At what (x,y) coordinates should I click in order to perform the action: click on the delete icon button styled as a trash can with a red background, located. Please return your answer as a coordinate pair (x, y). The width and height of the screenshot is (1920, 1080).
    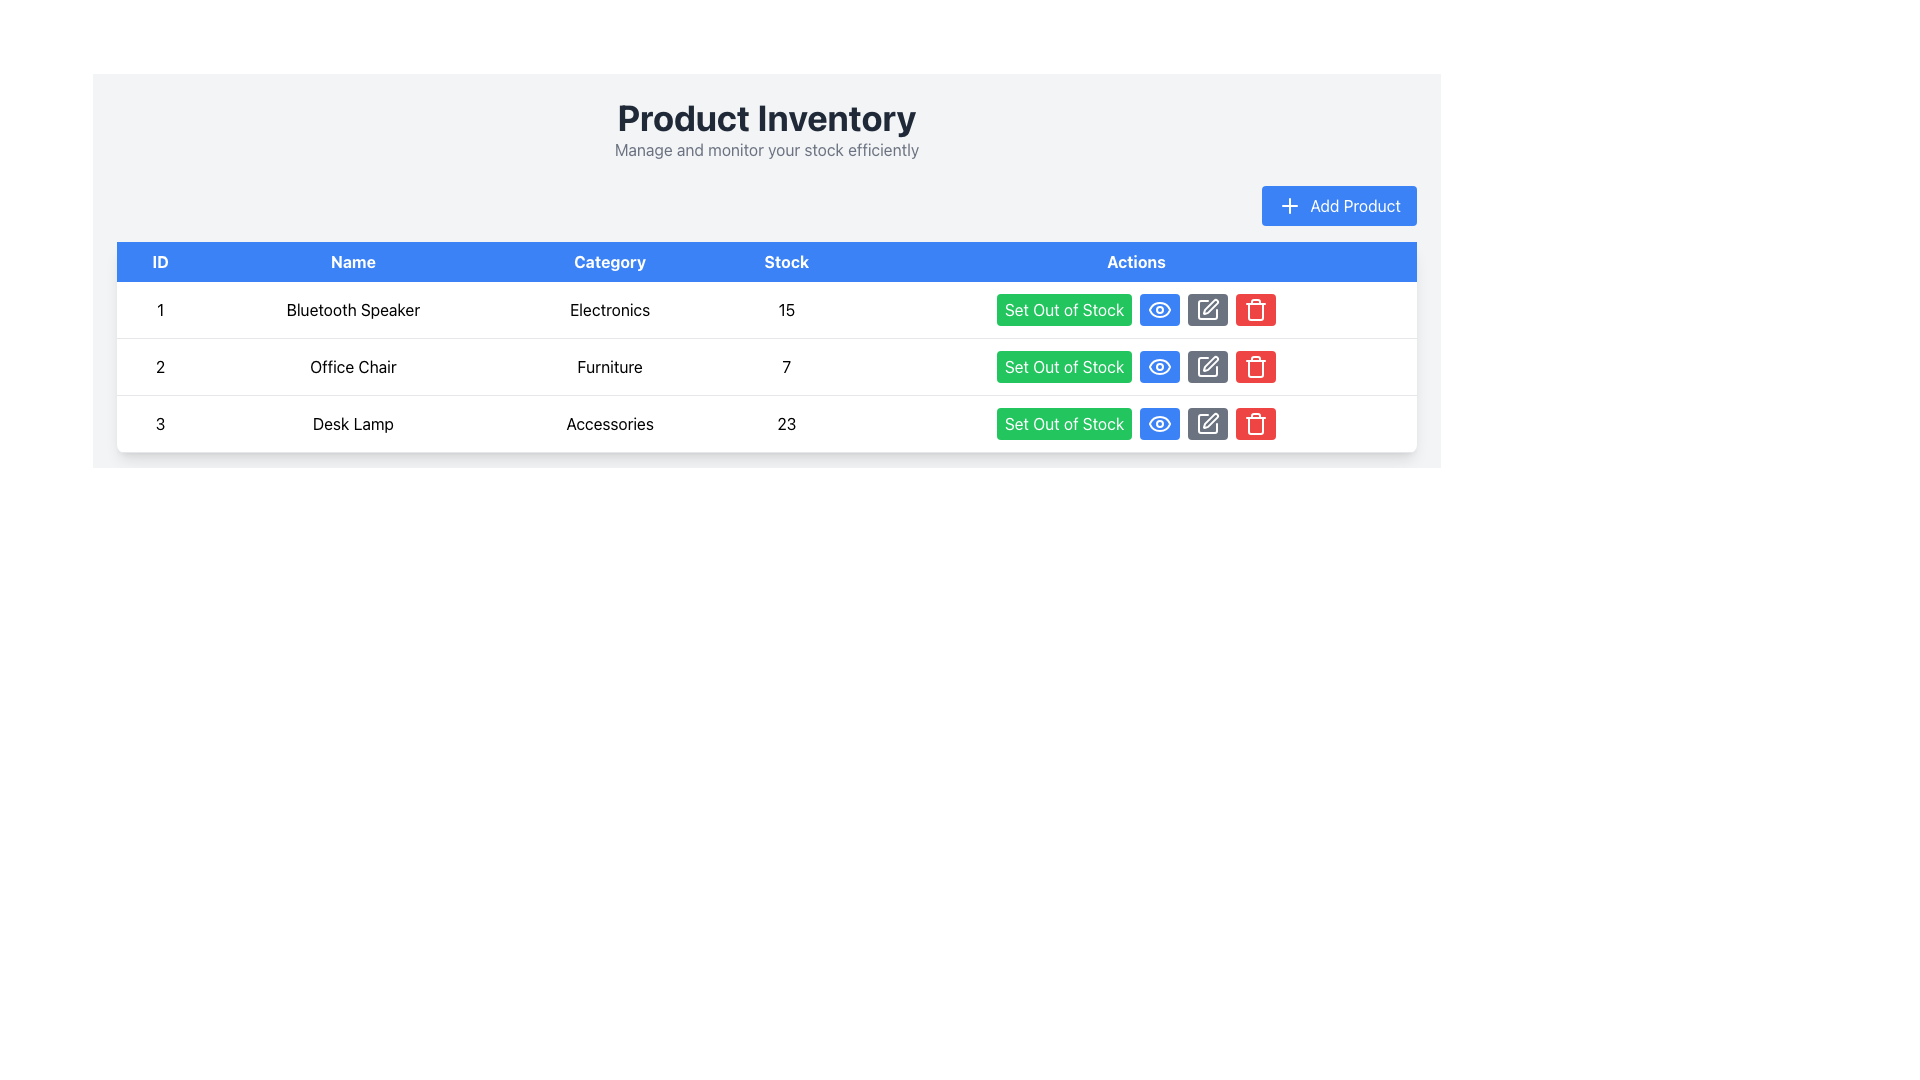
    Looking at the image, I should click on (1255, 309).